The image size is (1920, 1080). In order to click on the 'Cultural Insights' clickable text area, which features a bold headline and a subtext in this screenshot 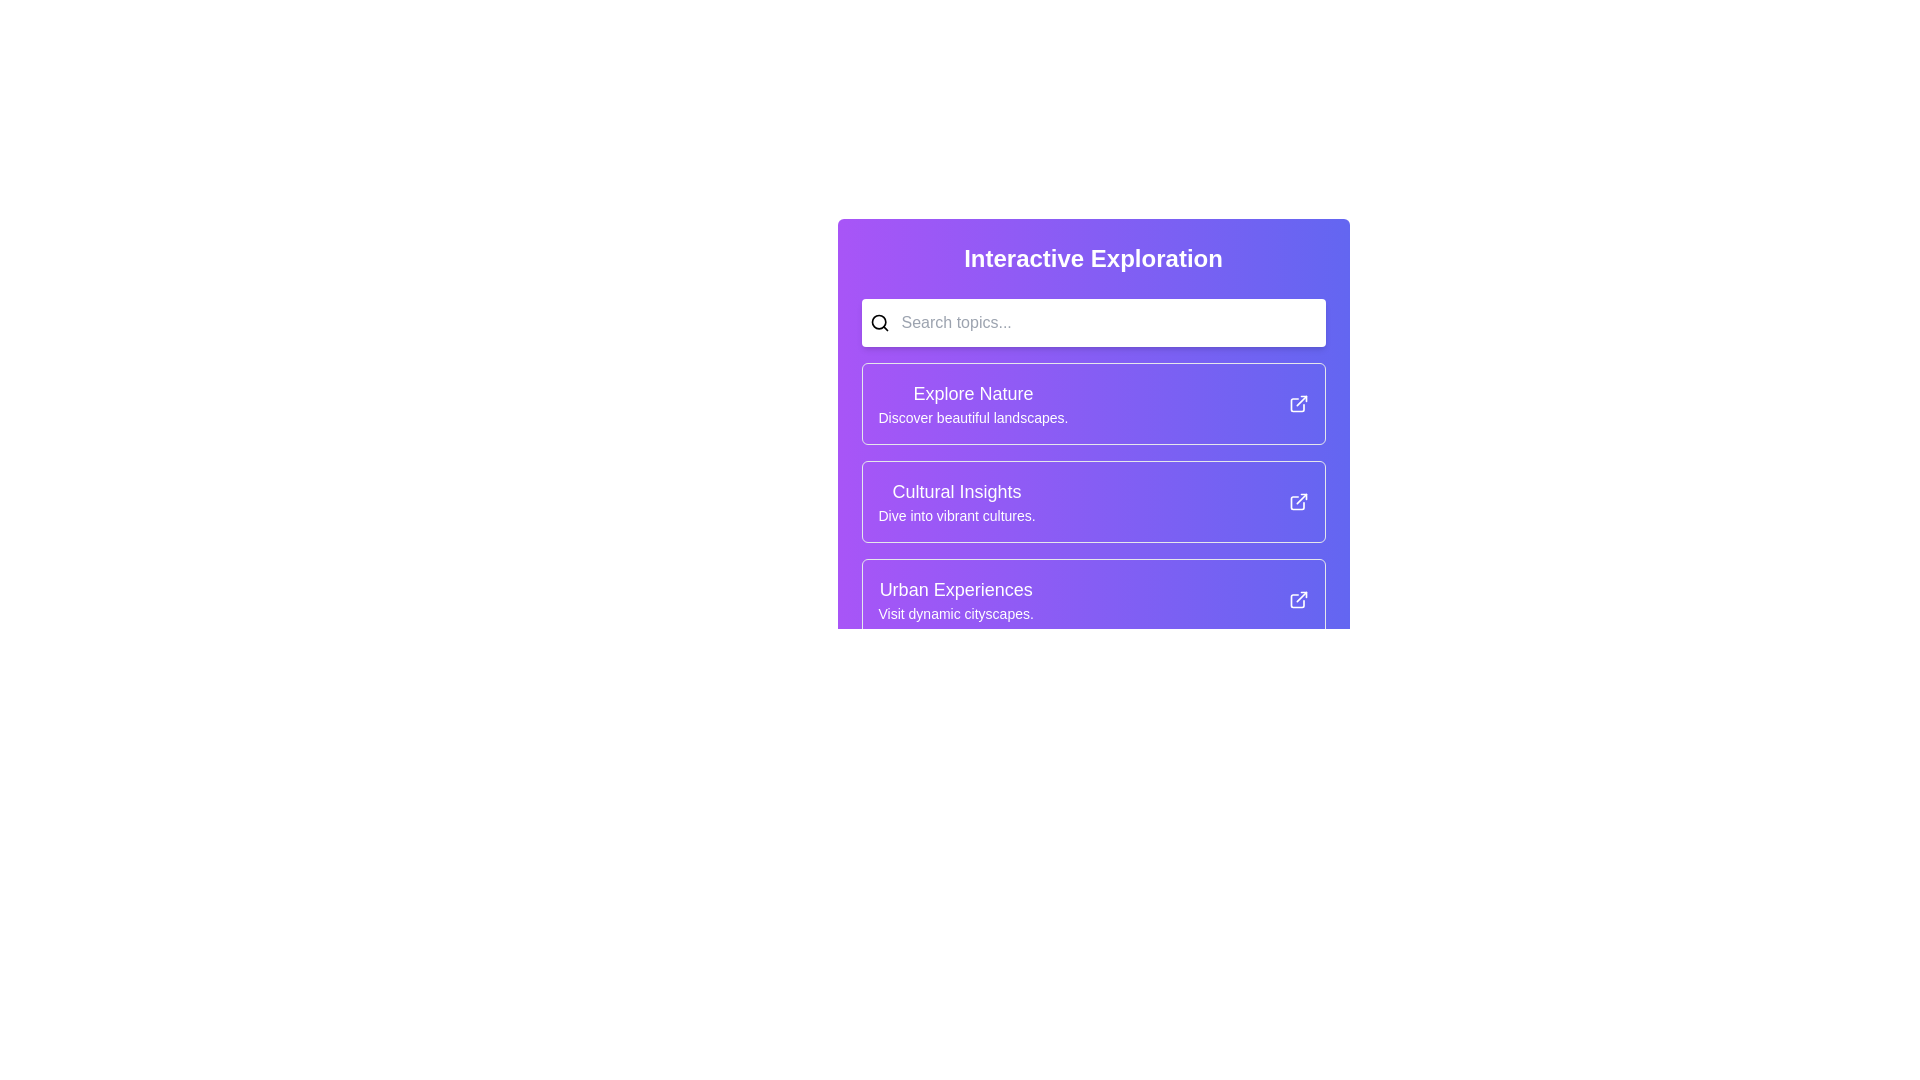, I will do `click(956, 500)`.